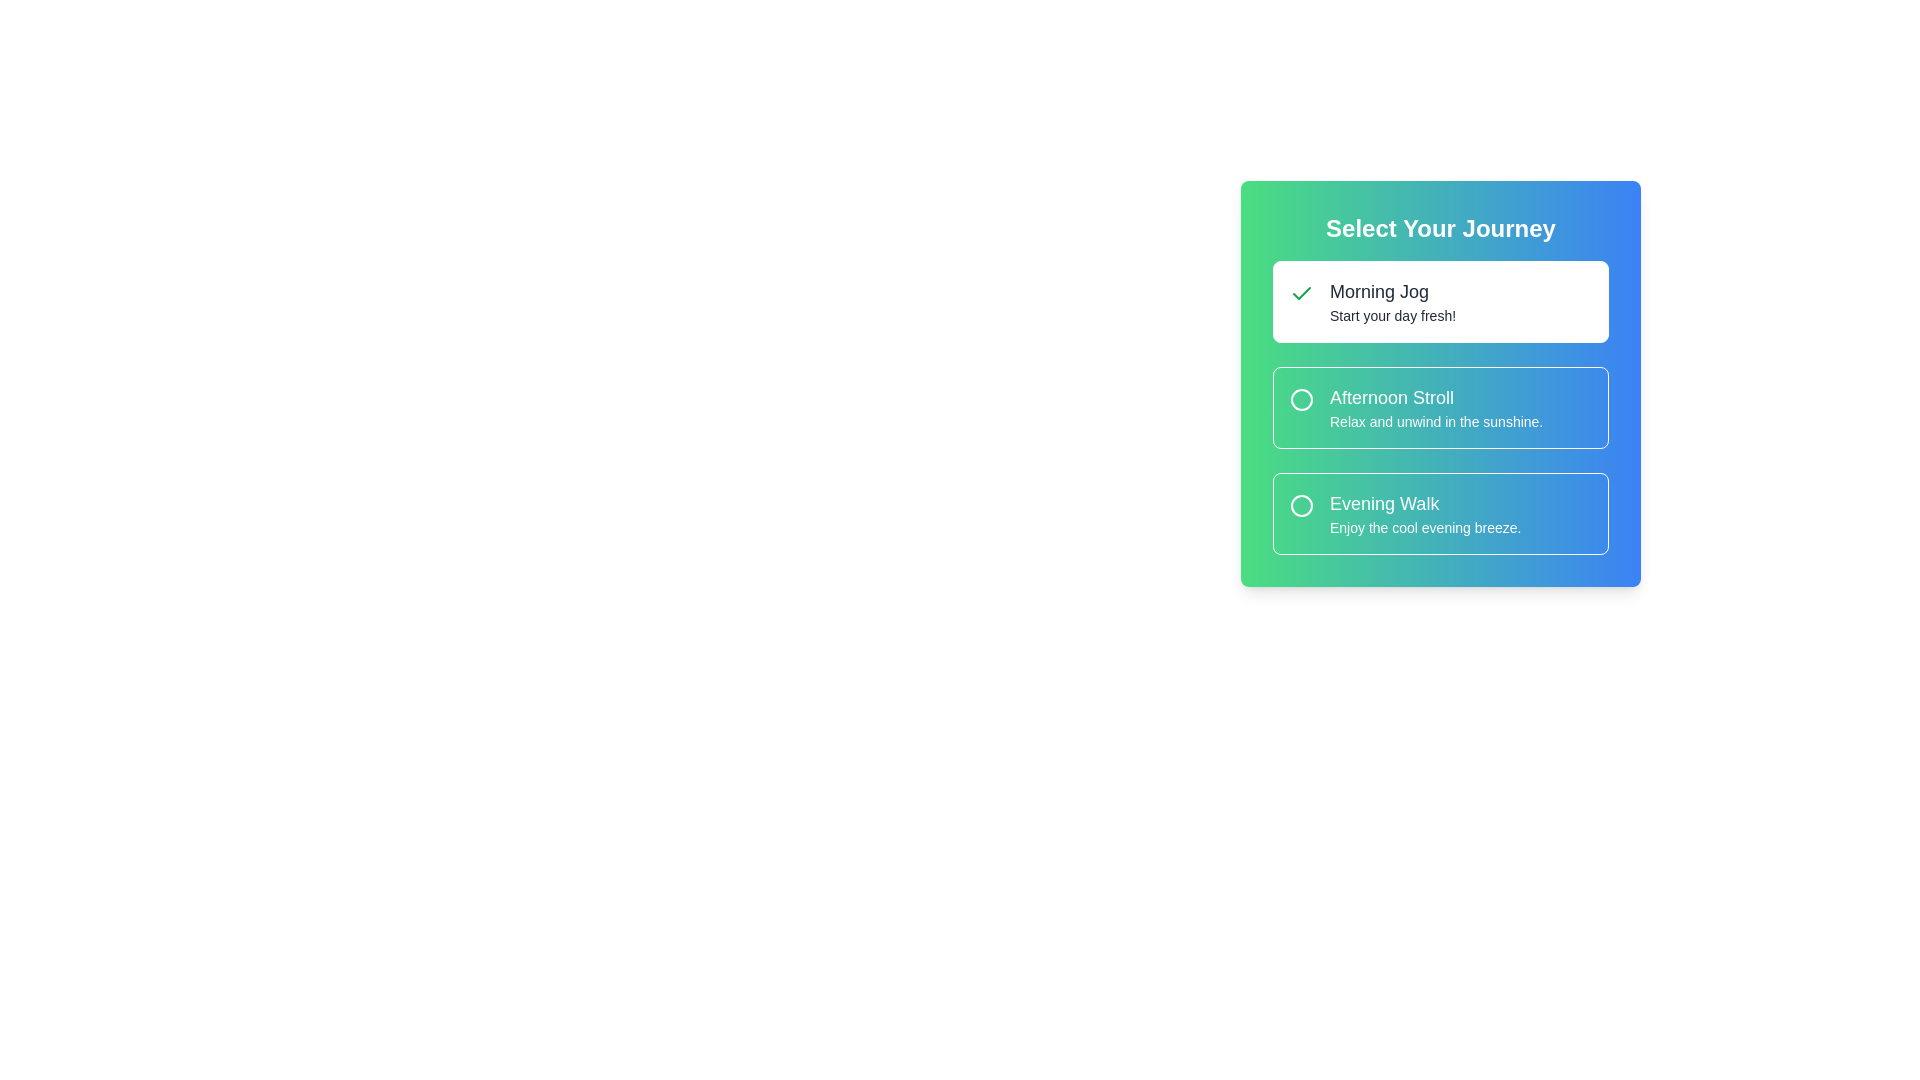 The width and height of the screenshot is (1920, 1080). What do you see at coordinates (1424, 503) in the screenshot?
I see `the Text Label that identifies the 'Evening Walk' option, positioned above the description text in the selection list` at bounding box center [1424, 503].